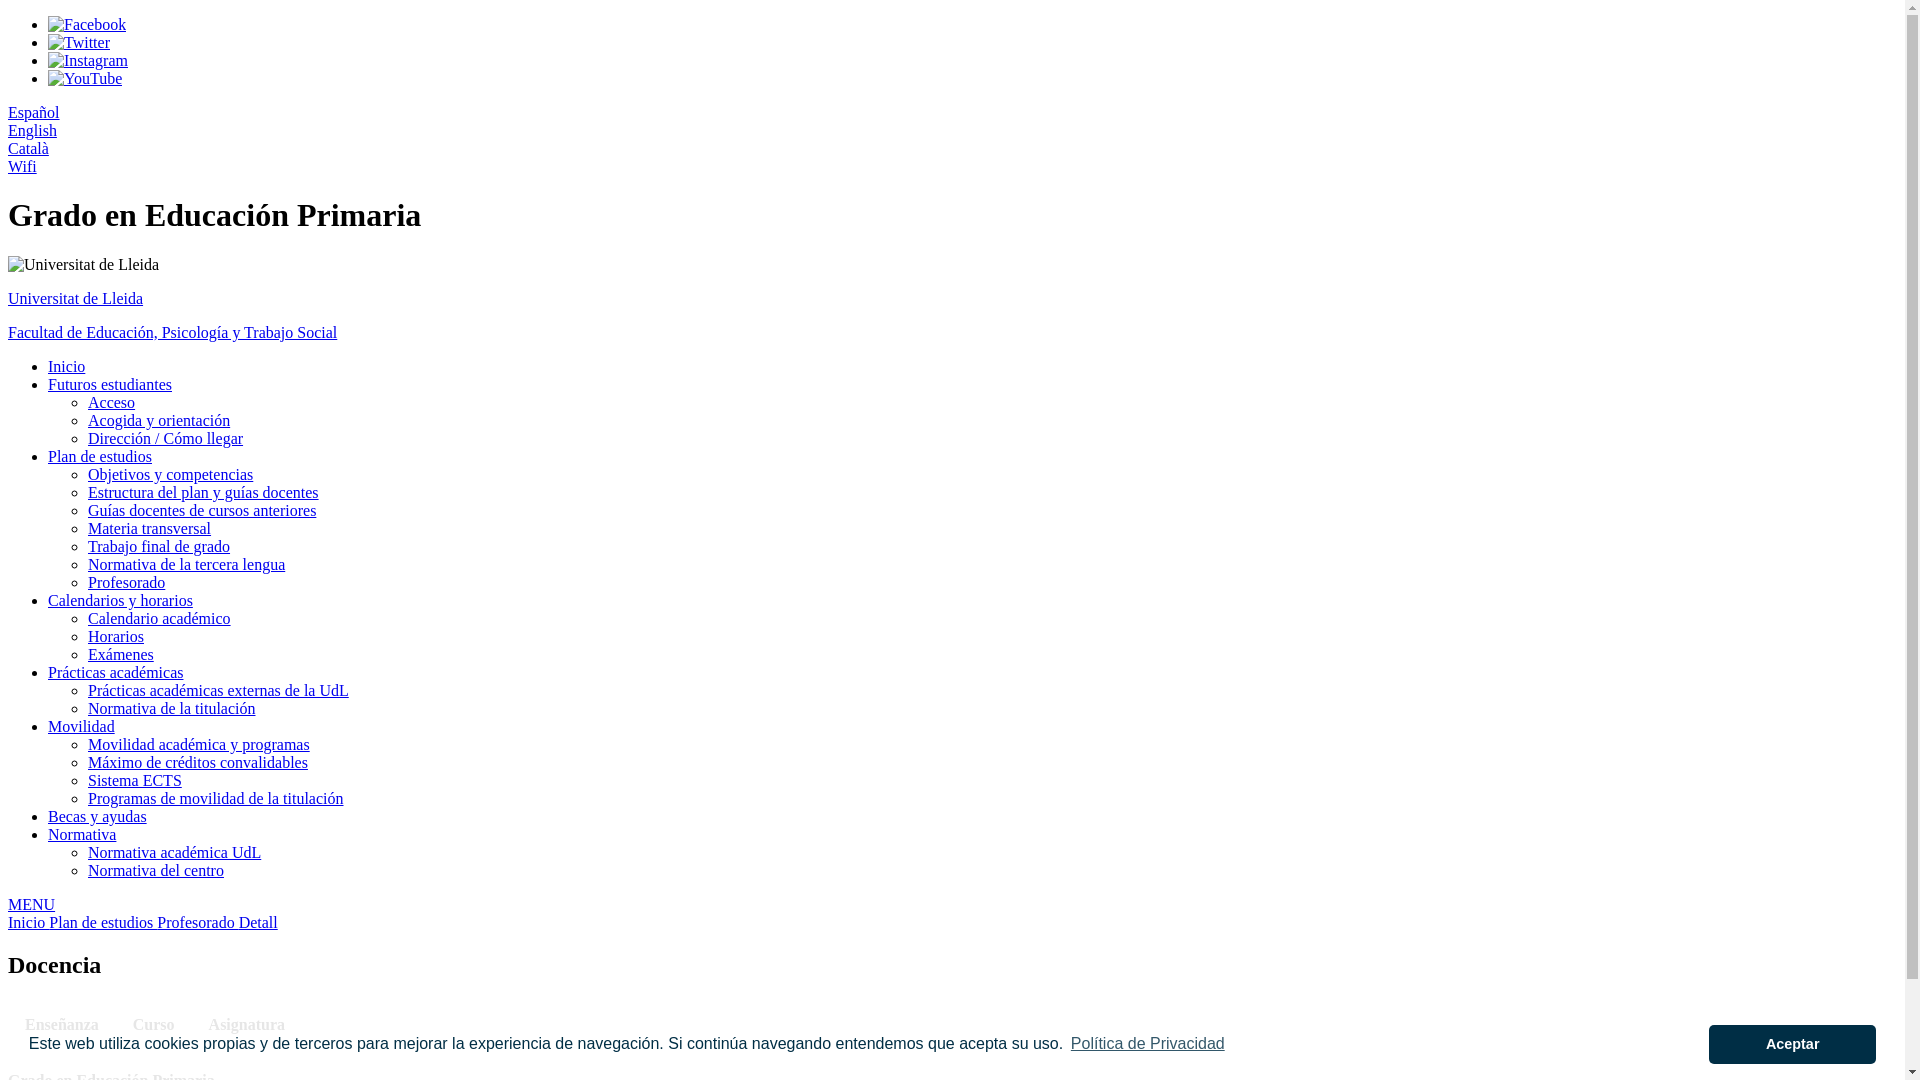 The image size is (1920, 1080). I want to click on 'Acceso', so click(110, 402).